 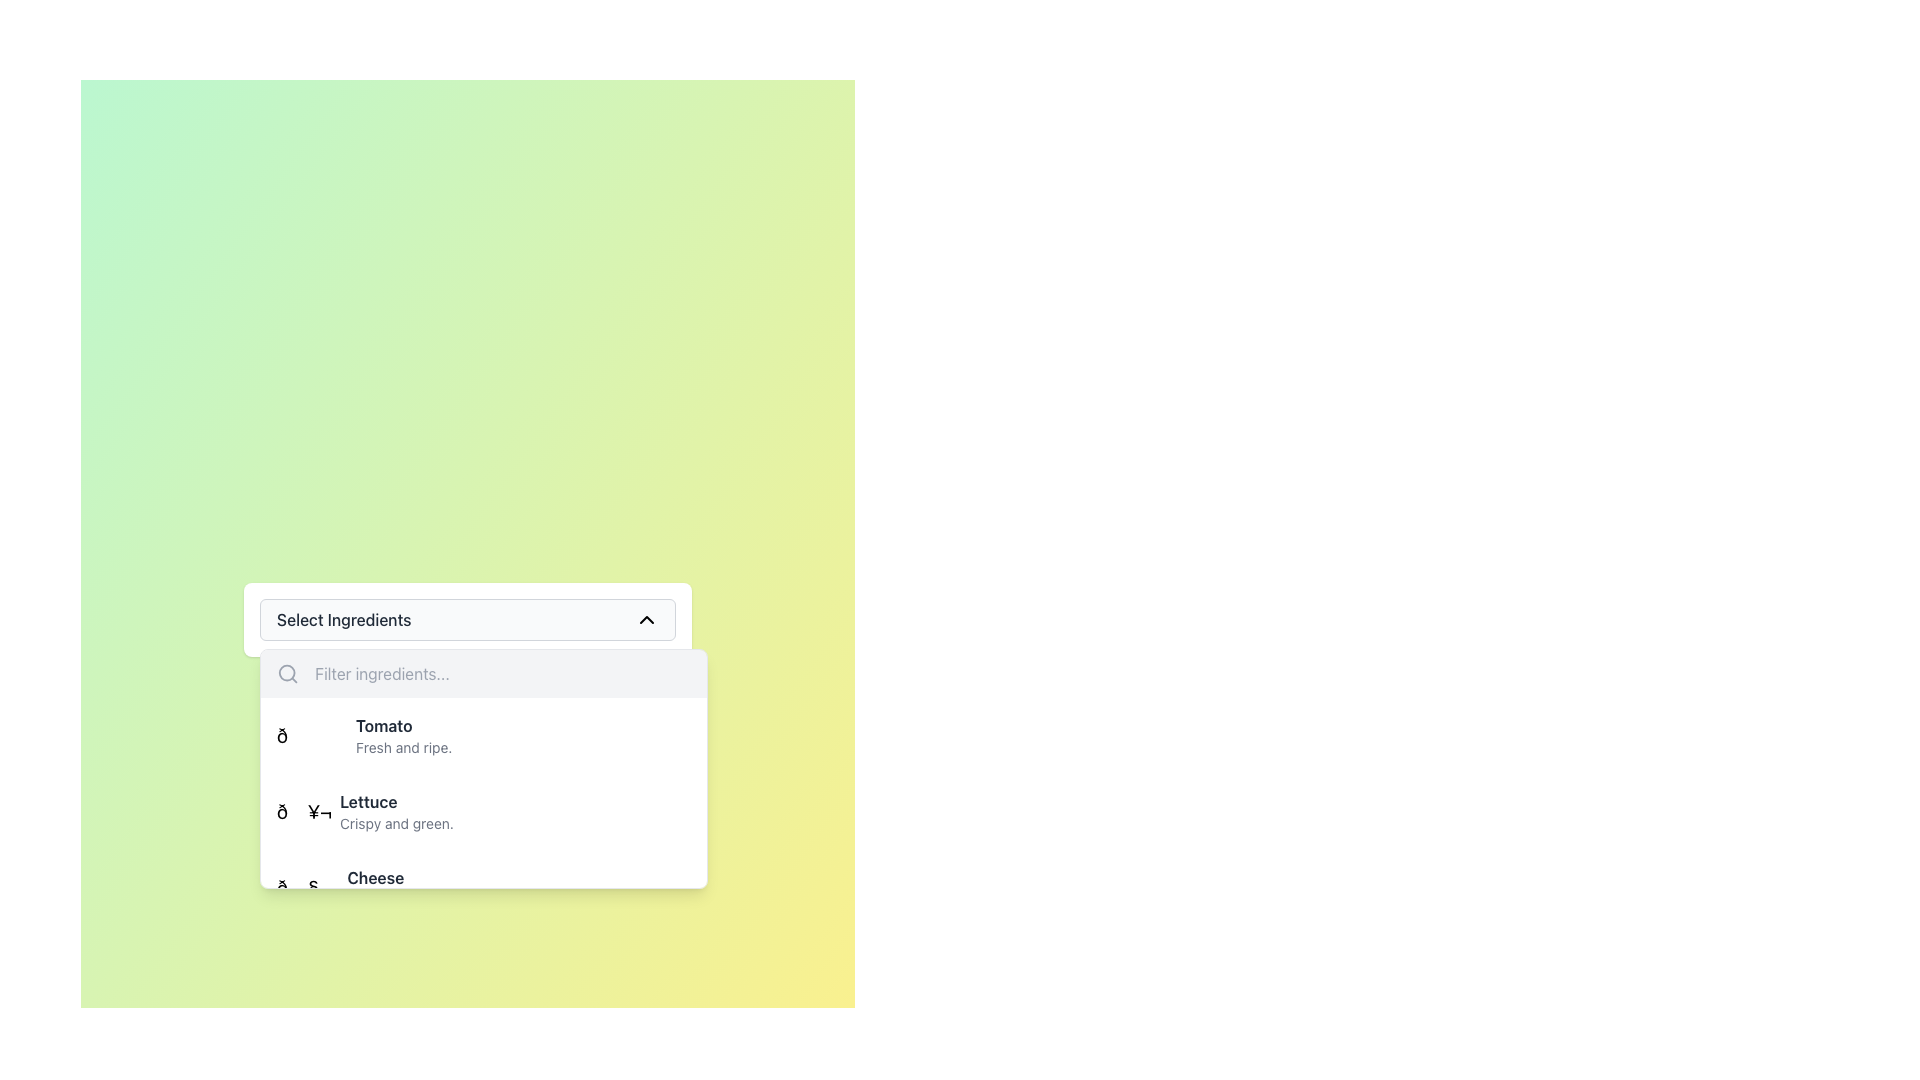 What do you see at coordinates (413, 886) in the screenshot?
I see `the 'Cheese' dropdown menu item` at bounding box center [413, 886].